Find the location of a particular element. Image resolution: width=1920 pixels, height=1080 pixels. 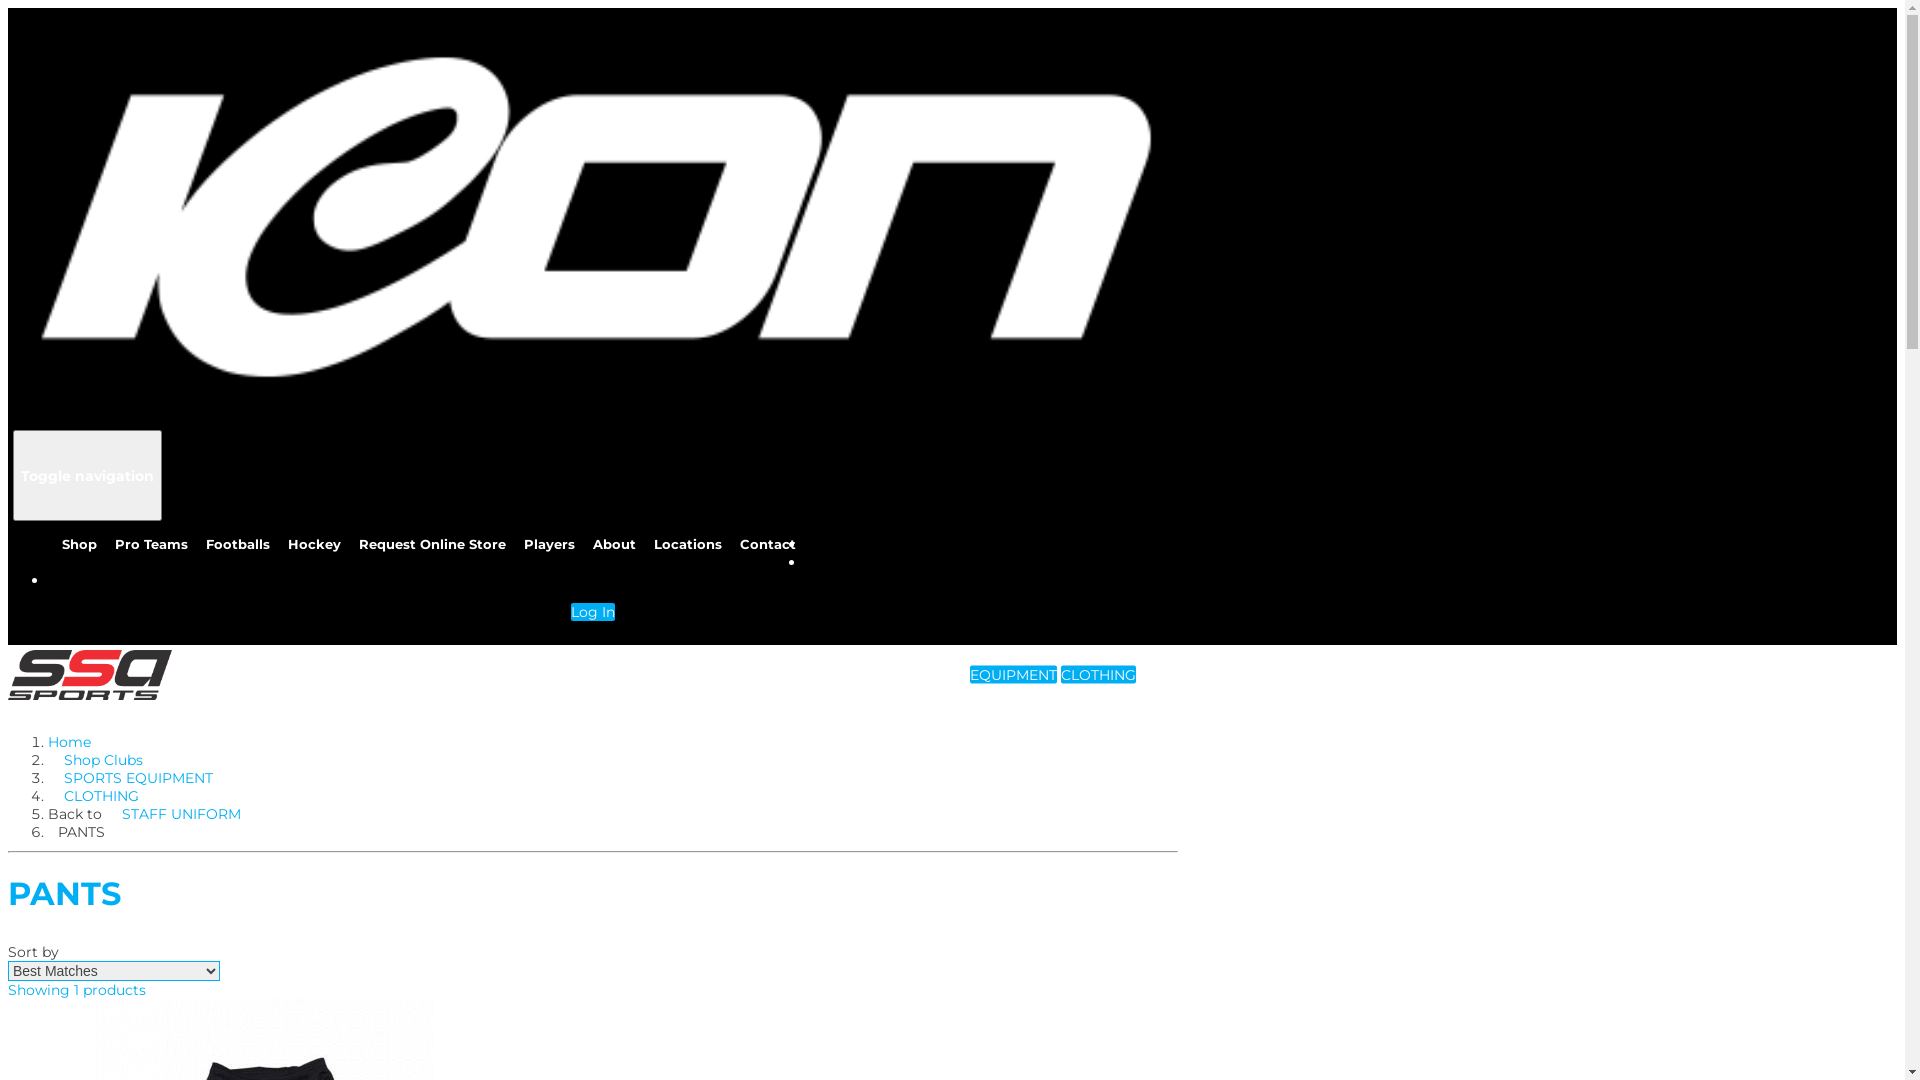

'About' is located at coordinates (613, 546).